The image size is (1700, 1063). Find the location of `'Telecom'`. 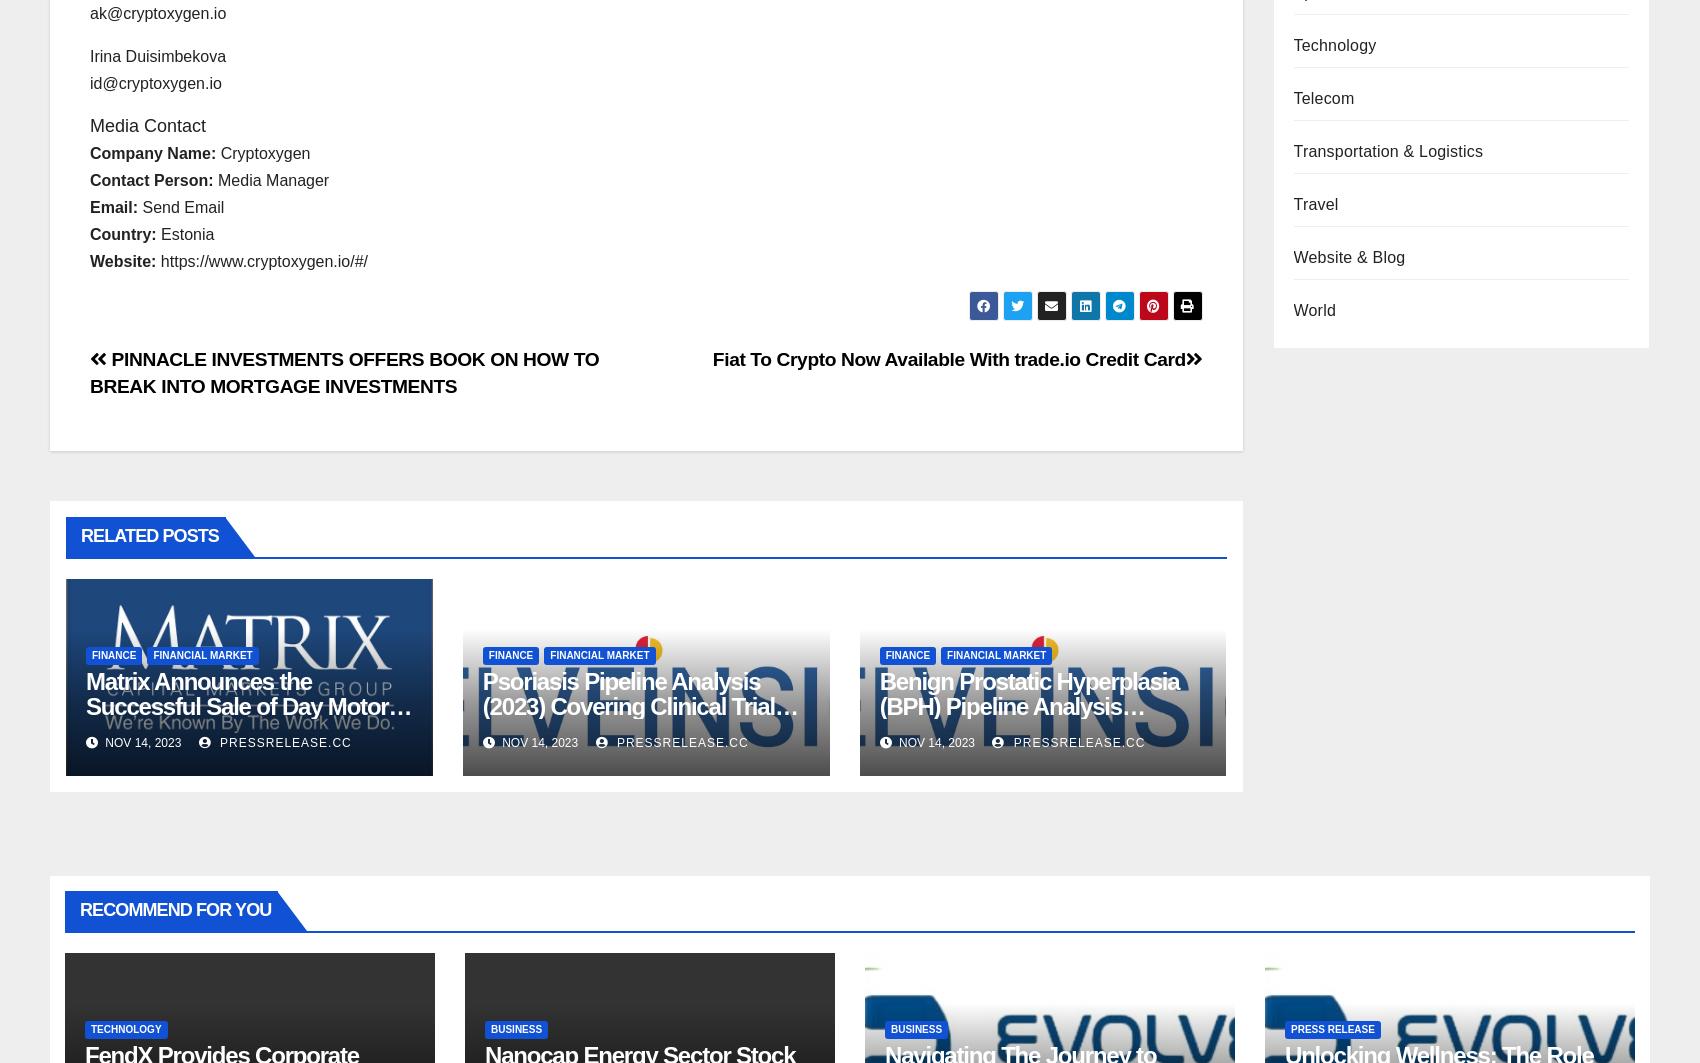

'Telecom' is located at coordinates (1323, 97).